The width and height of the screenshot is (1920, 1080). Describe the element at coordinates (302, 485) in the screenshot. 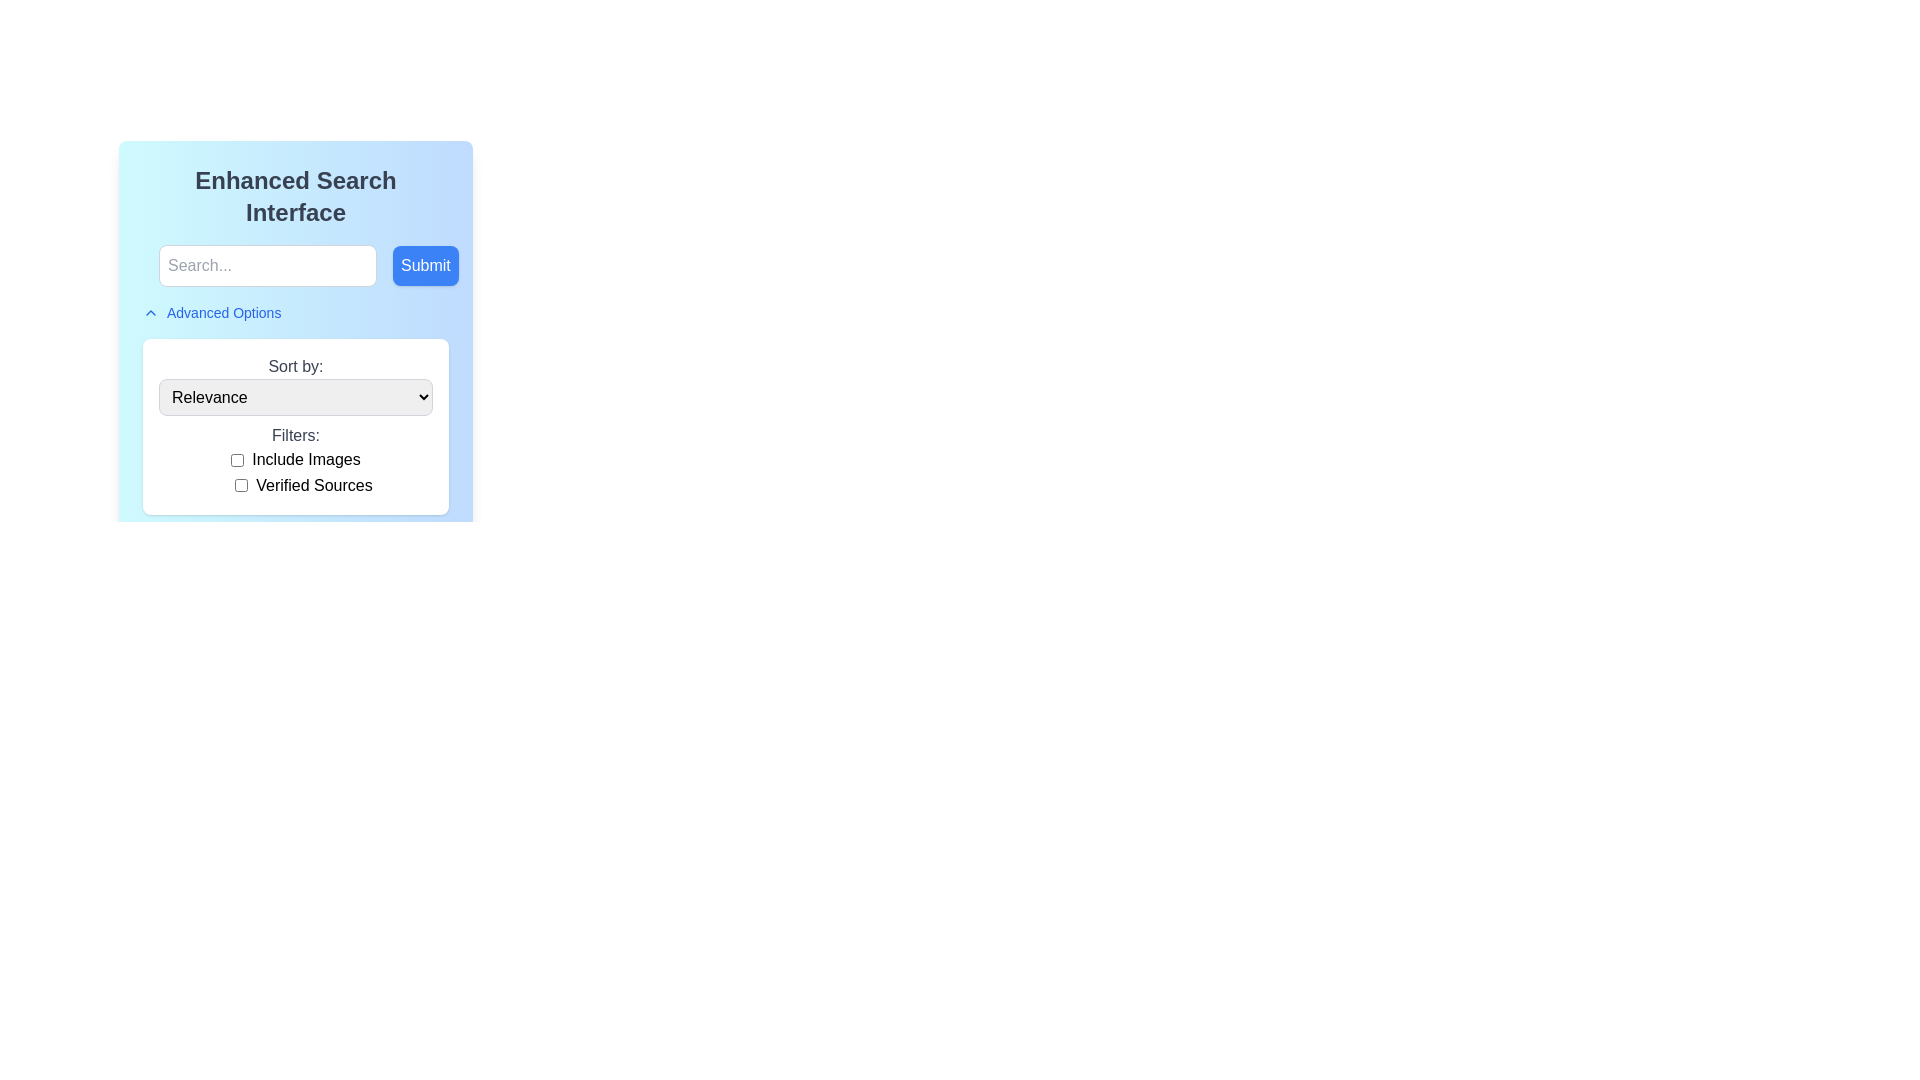

I see `the 'Verified Sources' checkbox located under the 'Filters' section` at that location.